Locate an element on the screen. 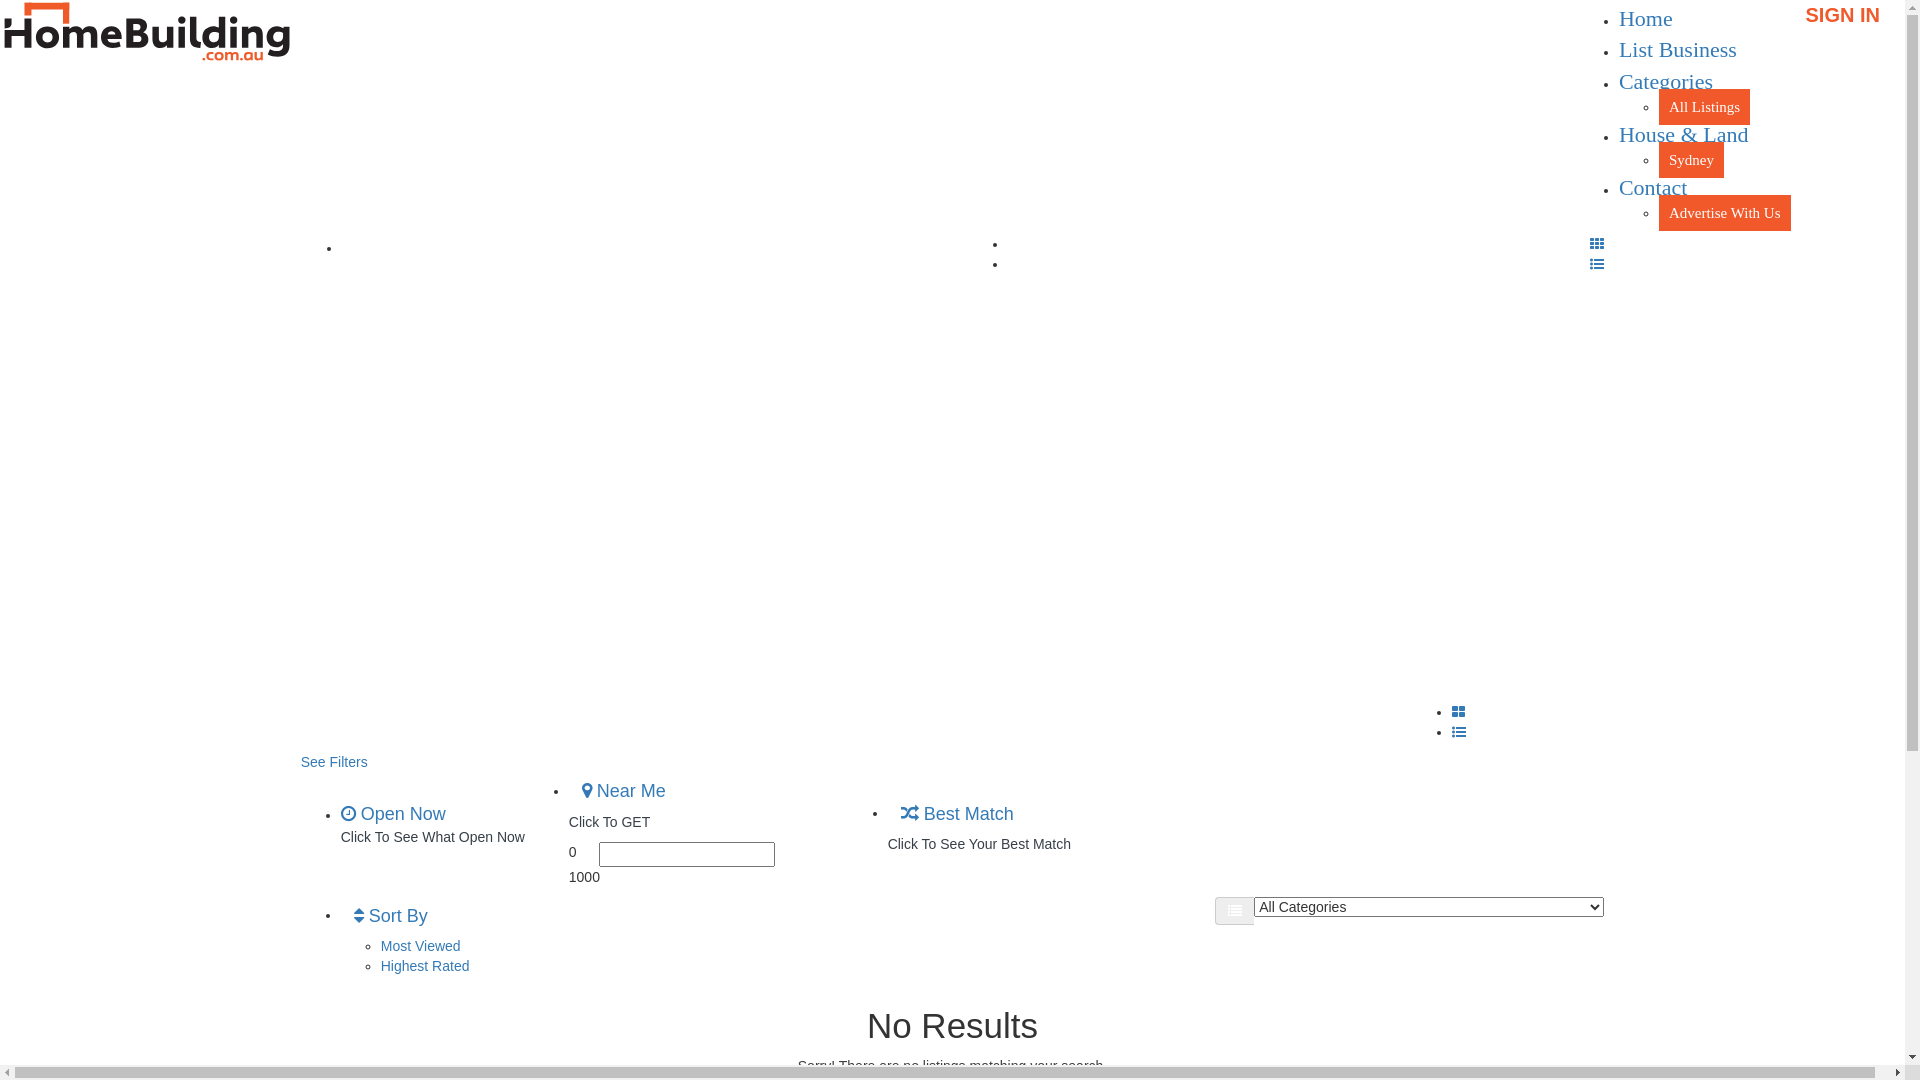  'Near Me' is located at coordinates (623, 790).